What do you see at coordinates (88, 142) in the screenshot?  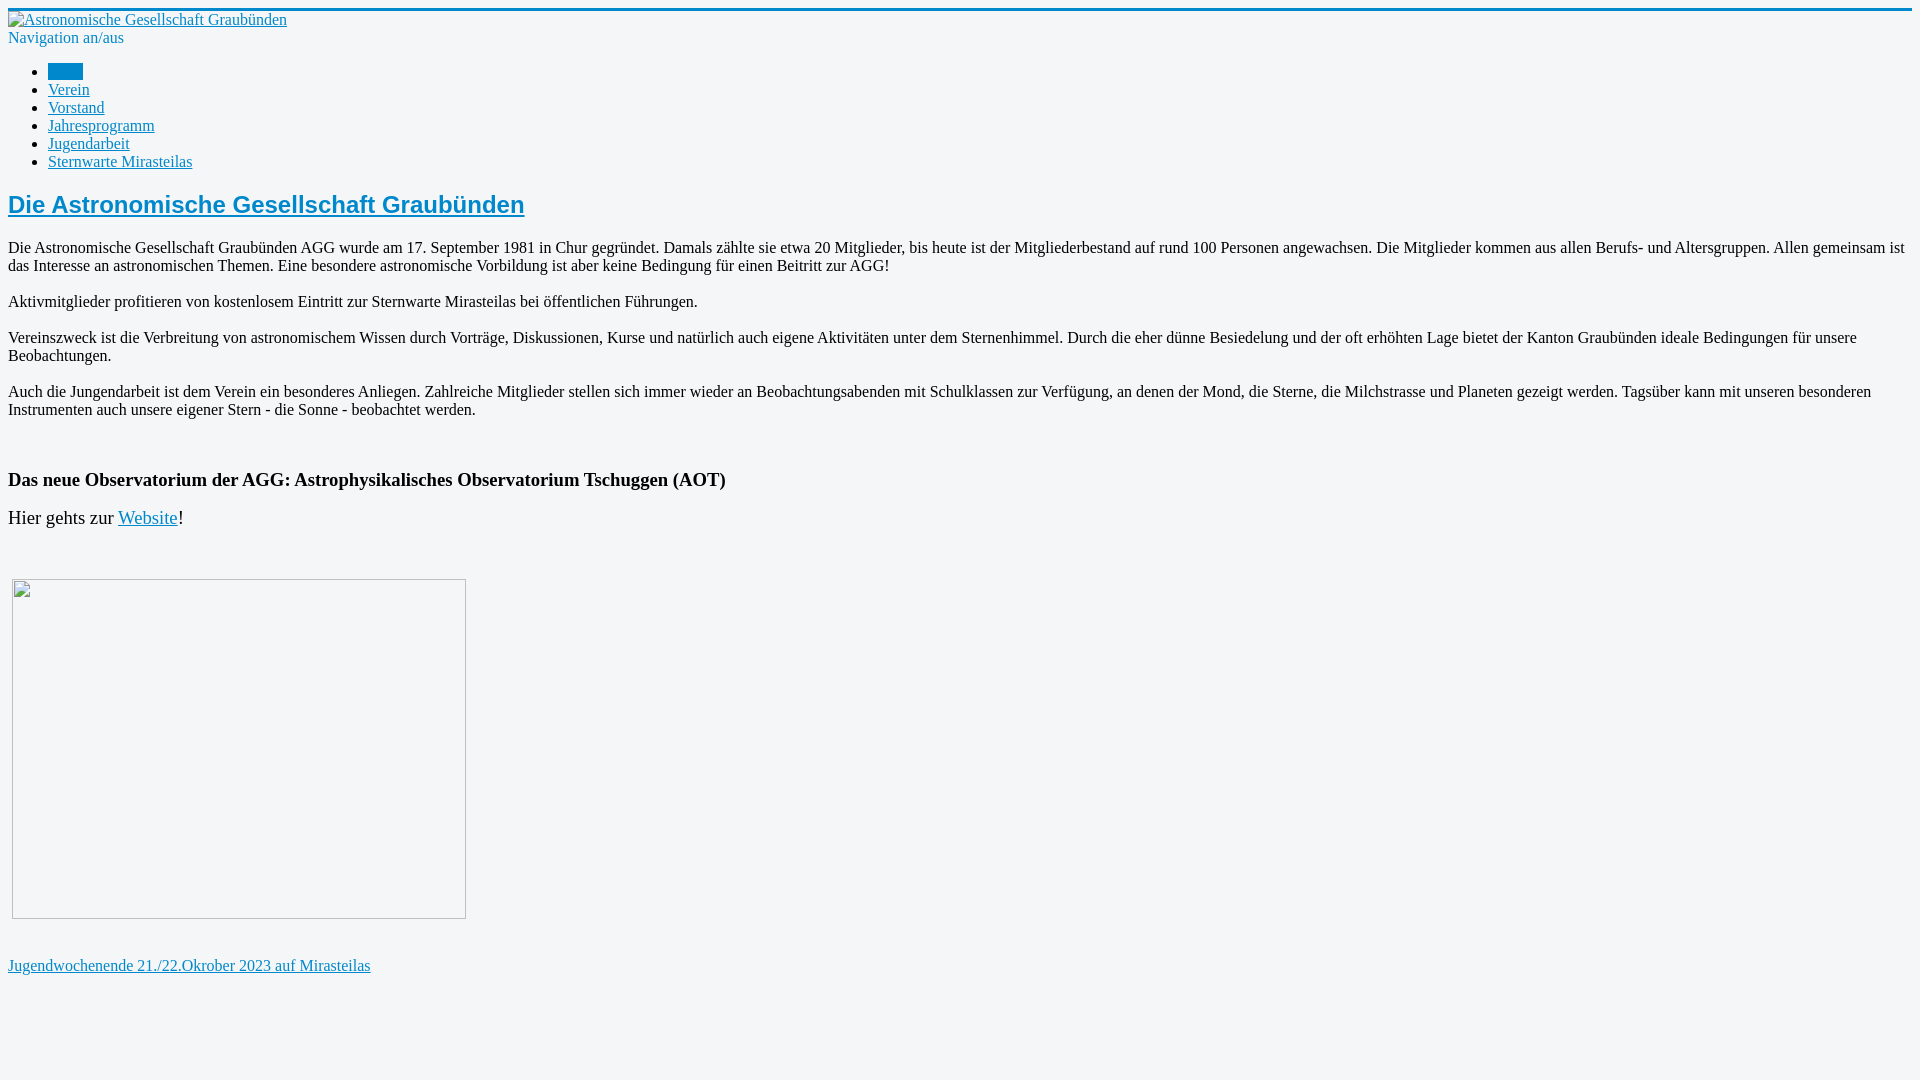 I see `'Jugendarbeit'` at bounding box center [88, 142].